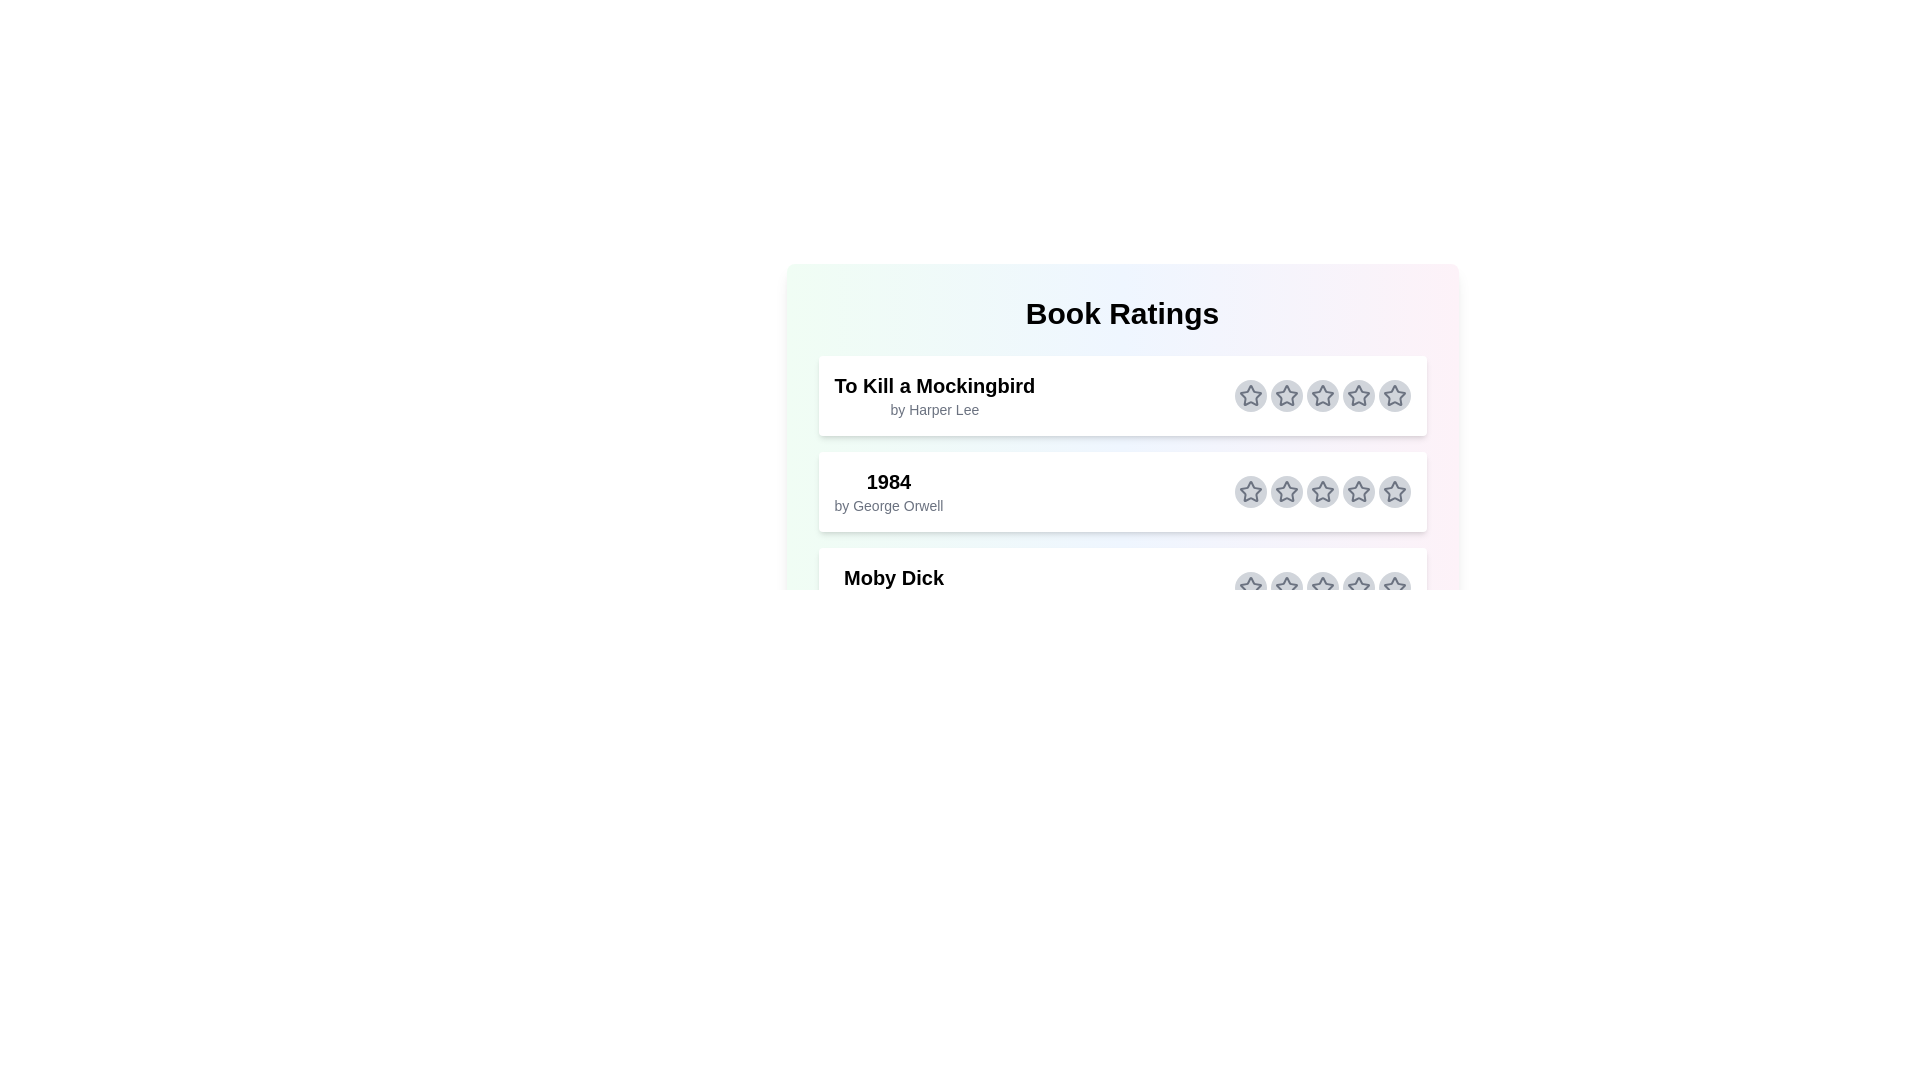 This screenshot has width=1920, height=1080. Describe the element at coordinates (1322, 586) in the screenshot. I see `the star corresponding to 3 stars for the book titled Moby Dick` at that location.